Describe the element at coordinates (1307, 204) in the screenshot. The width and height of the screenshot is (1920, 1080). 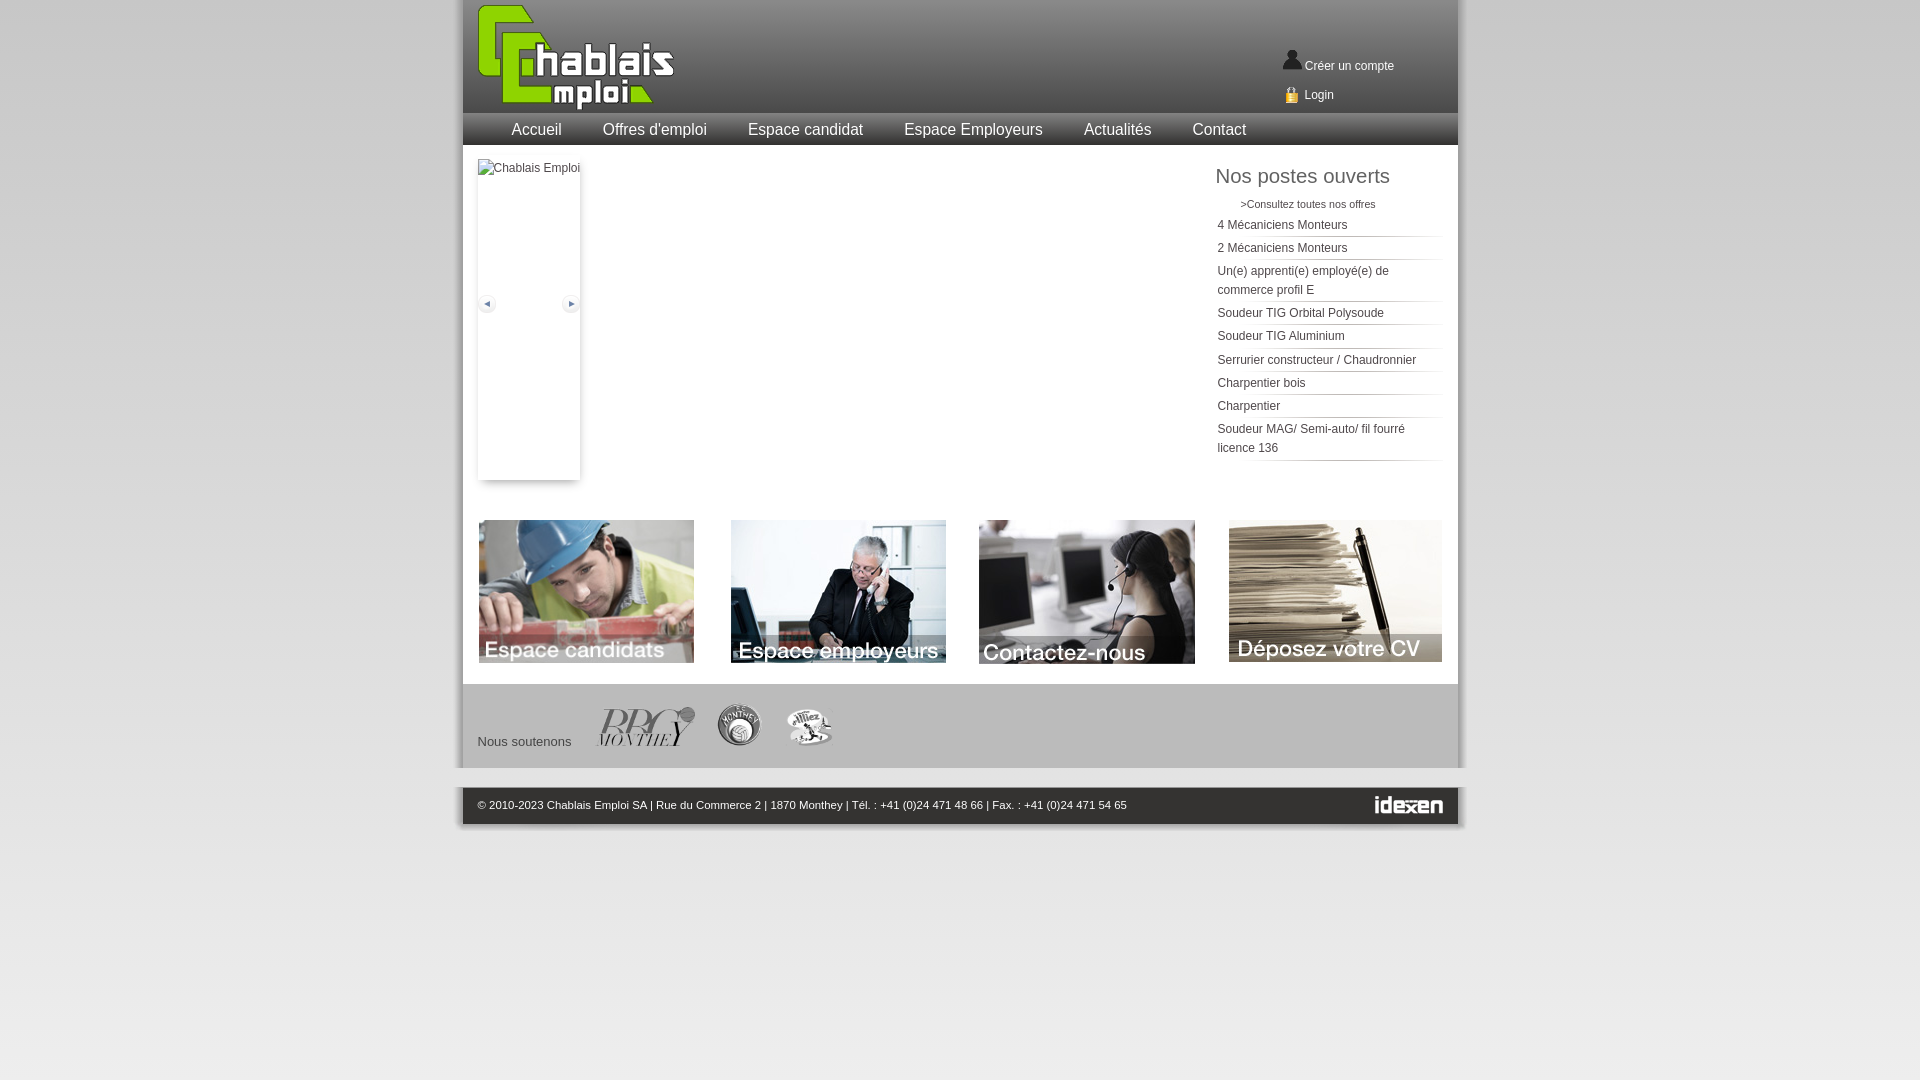
I see `'>Consultez toutes nos offres'` at that location.